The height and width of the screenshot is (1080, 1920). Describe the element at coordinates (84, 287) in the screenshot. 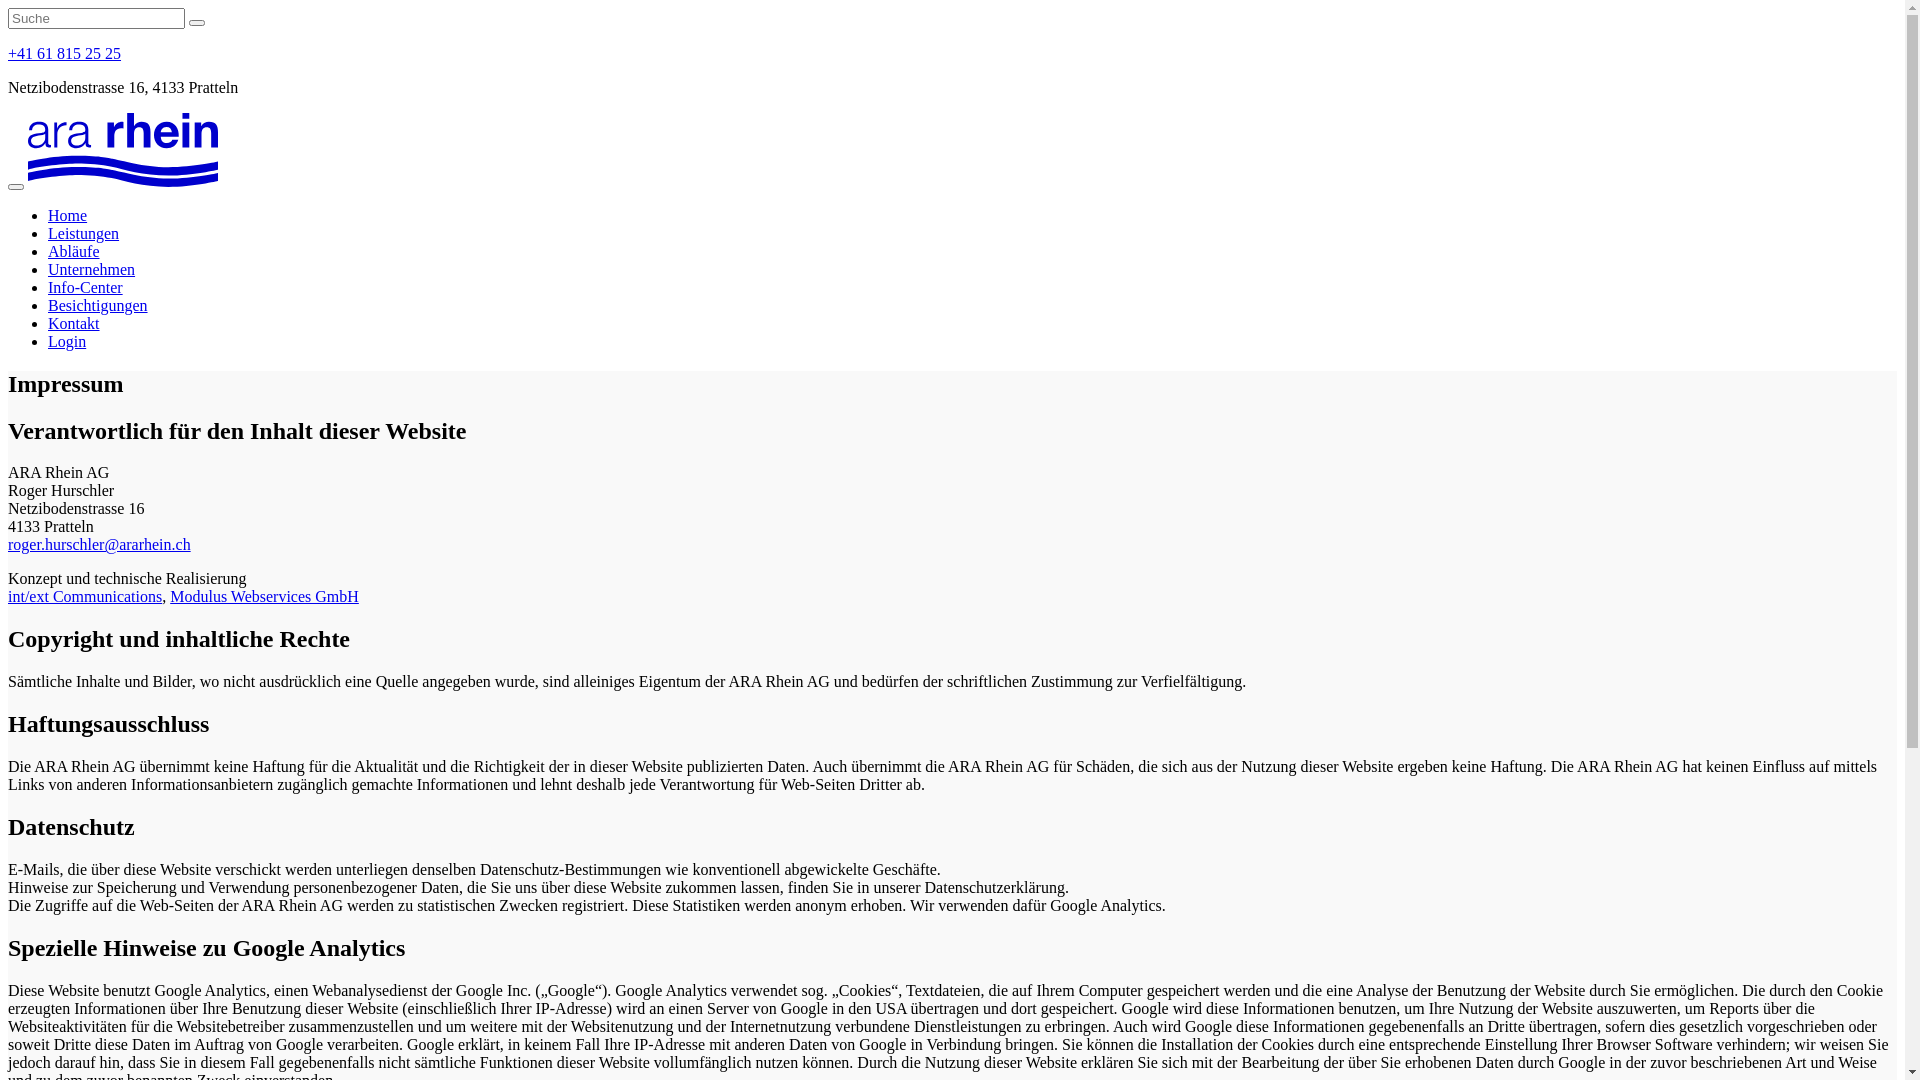

I see `'Info-Center'` at that location.